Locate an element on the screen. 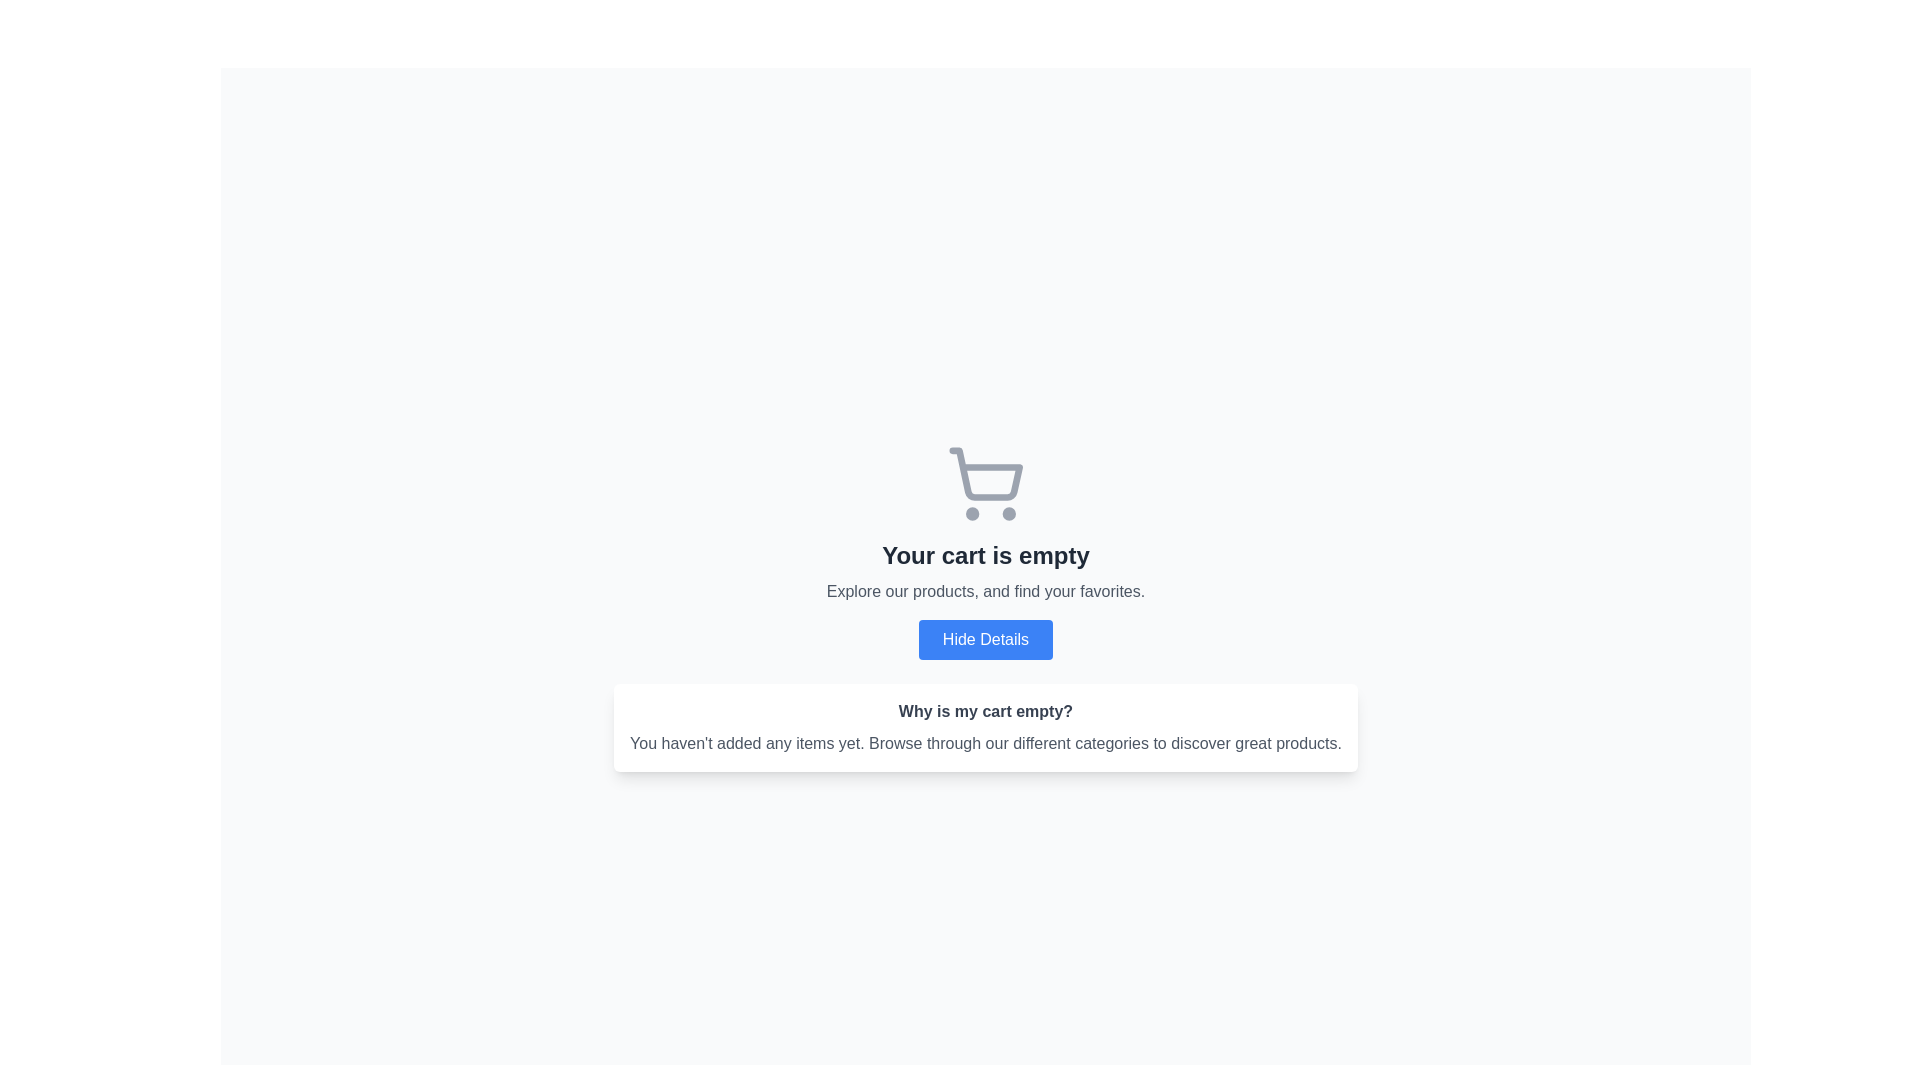 This screenshot has height=1080, width=1920. text label that indicates the shopping cart is empty, located centrally below the shopping cart icon is located at coordinates (985, 555).